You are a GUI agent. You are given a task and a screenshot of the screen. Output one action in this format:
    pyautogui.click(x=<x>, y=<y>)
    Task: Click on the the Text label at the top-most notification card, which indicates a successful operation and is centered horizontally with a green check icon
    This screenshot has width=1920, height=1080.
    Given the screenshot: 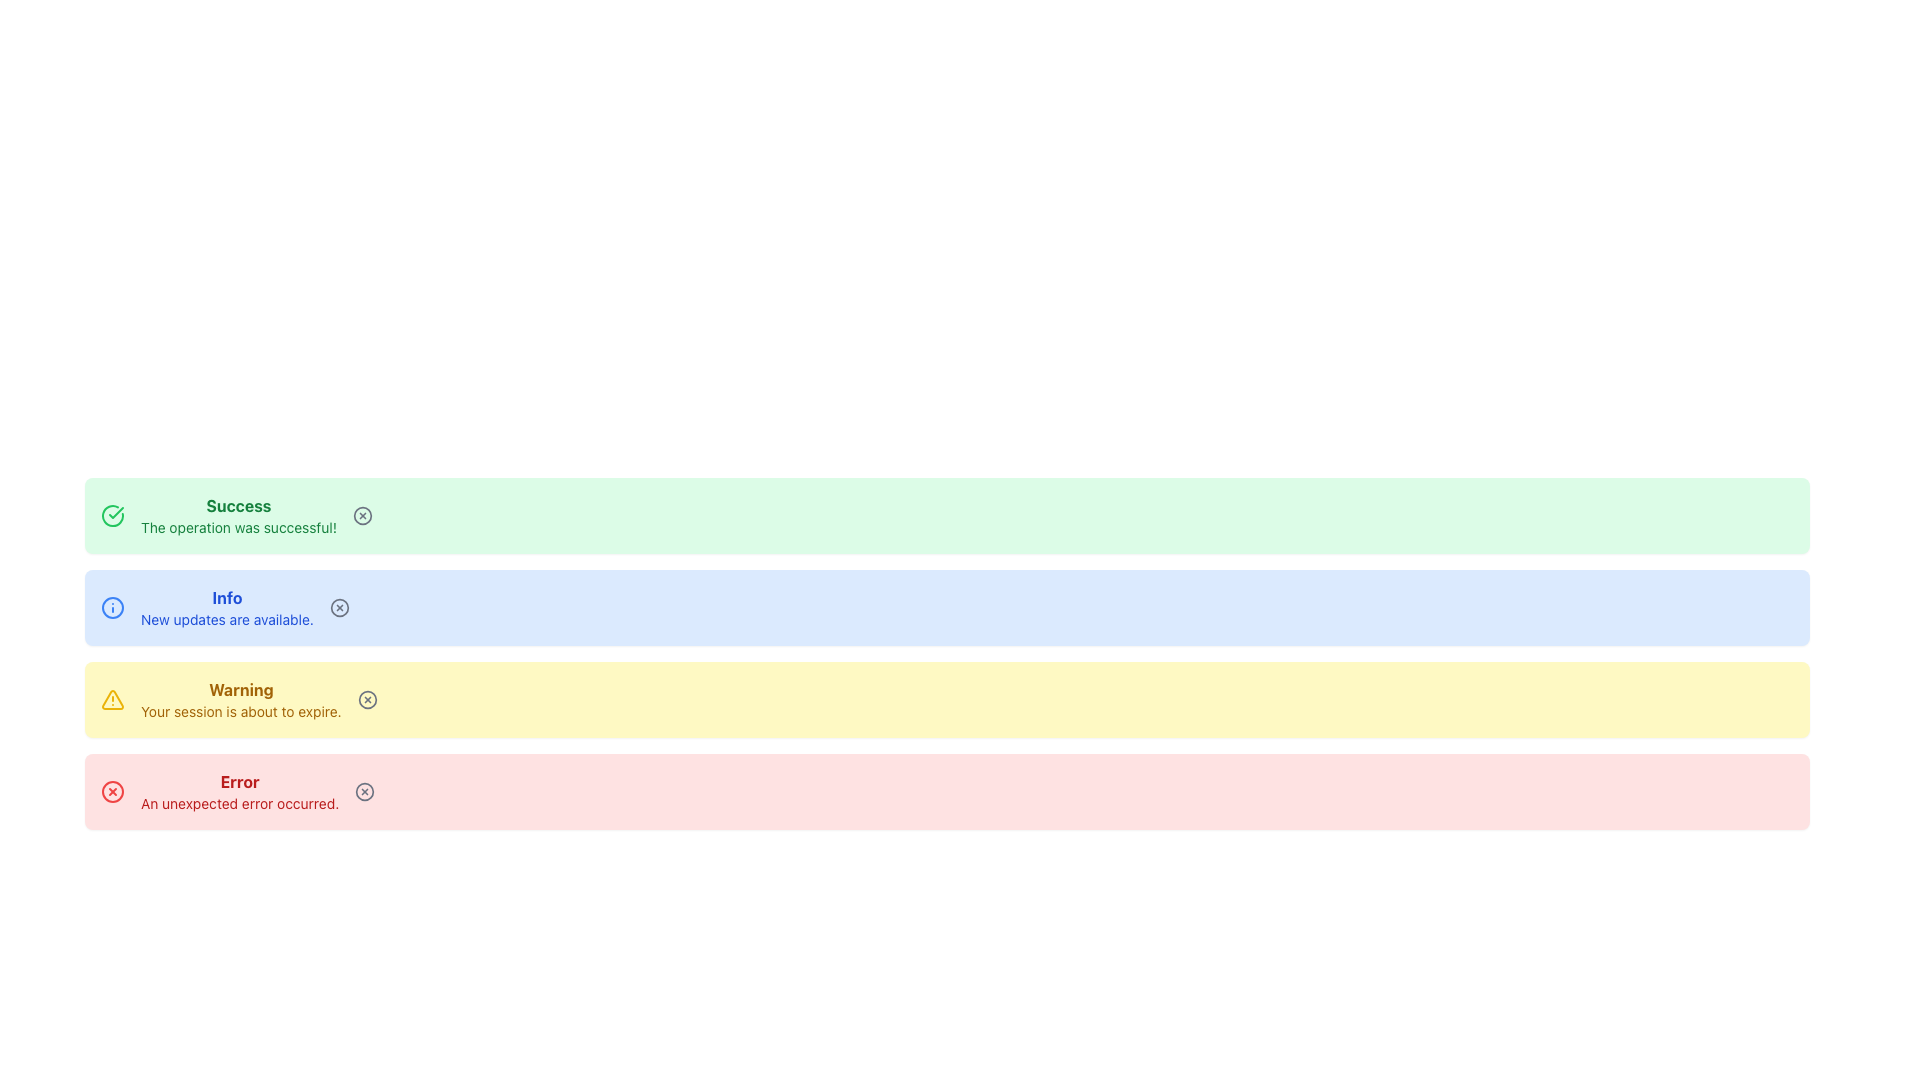 What is the action you would take?
    pyautogui.click(x=239, y=504)
    